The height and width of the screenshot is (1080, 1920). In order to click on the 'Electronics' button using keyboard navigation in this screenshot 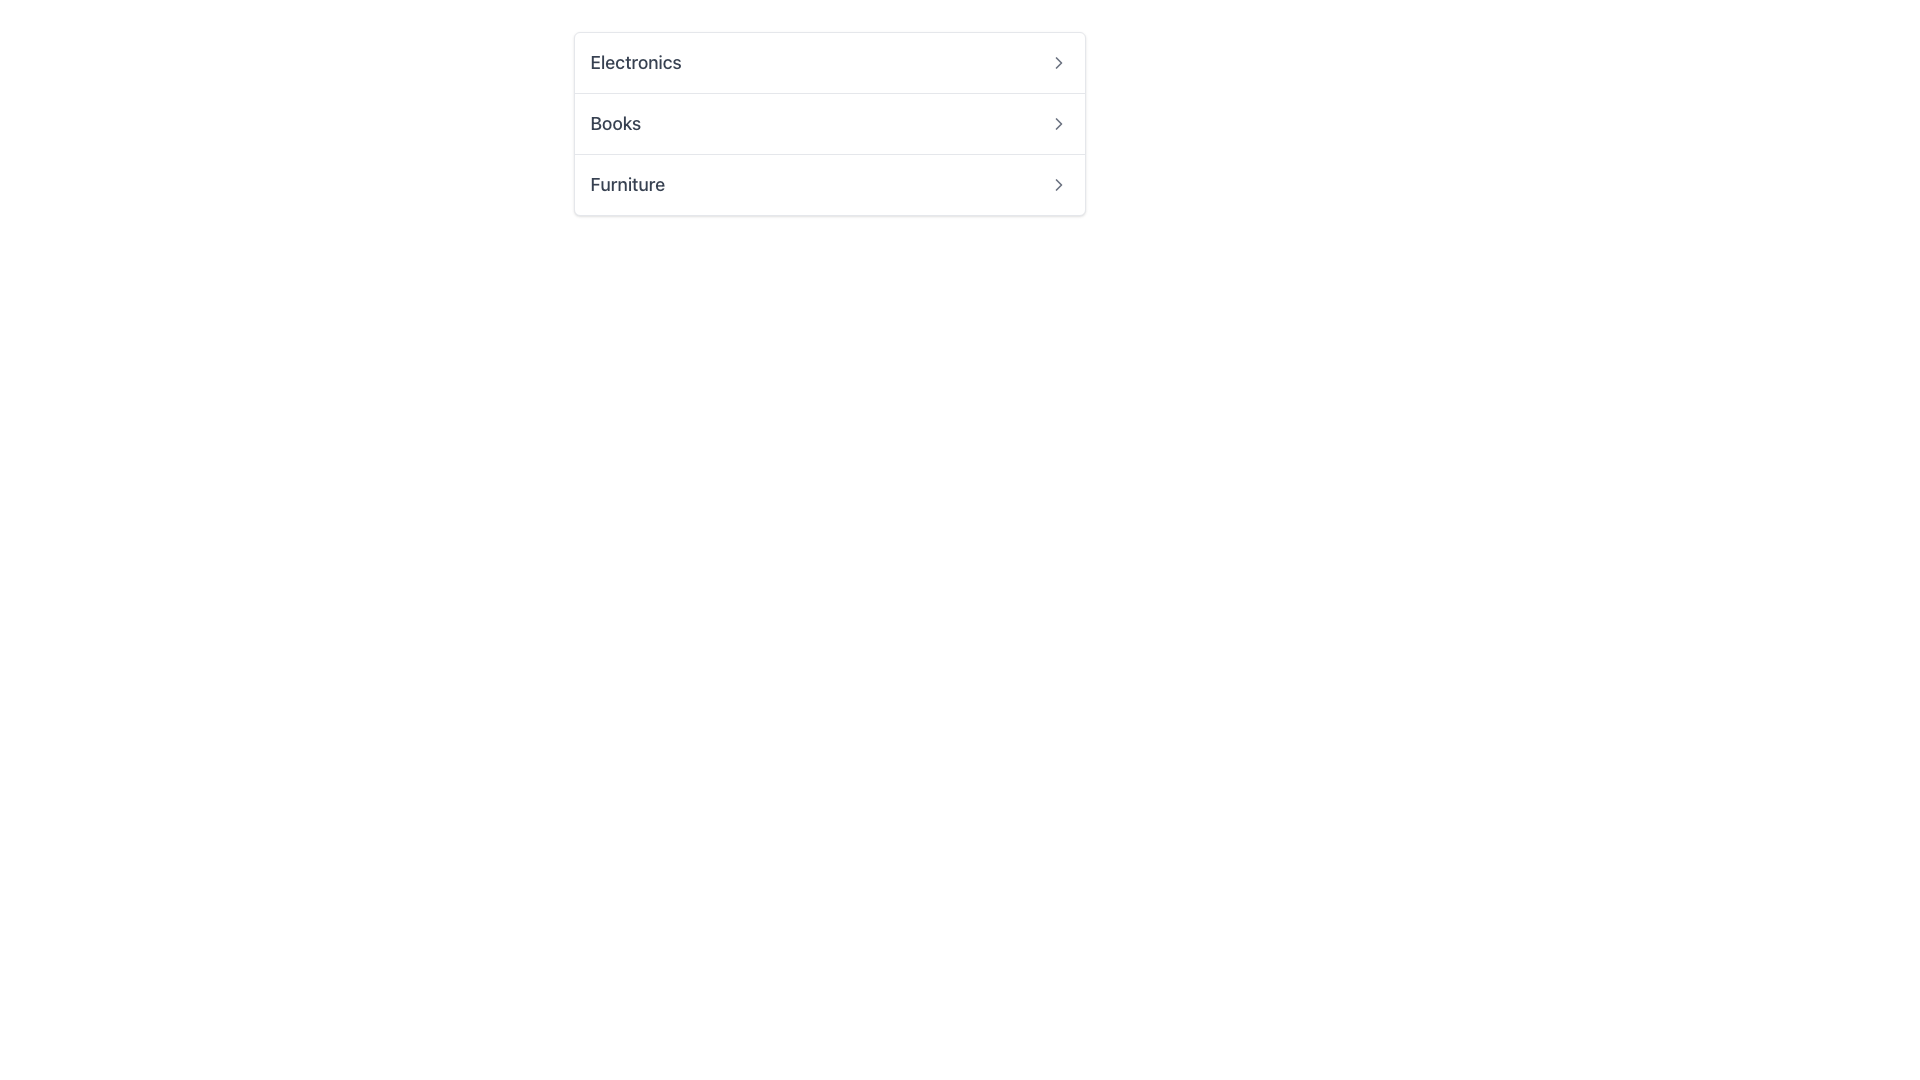, I will do `click(829, 61)`.